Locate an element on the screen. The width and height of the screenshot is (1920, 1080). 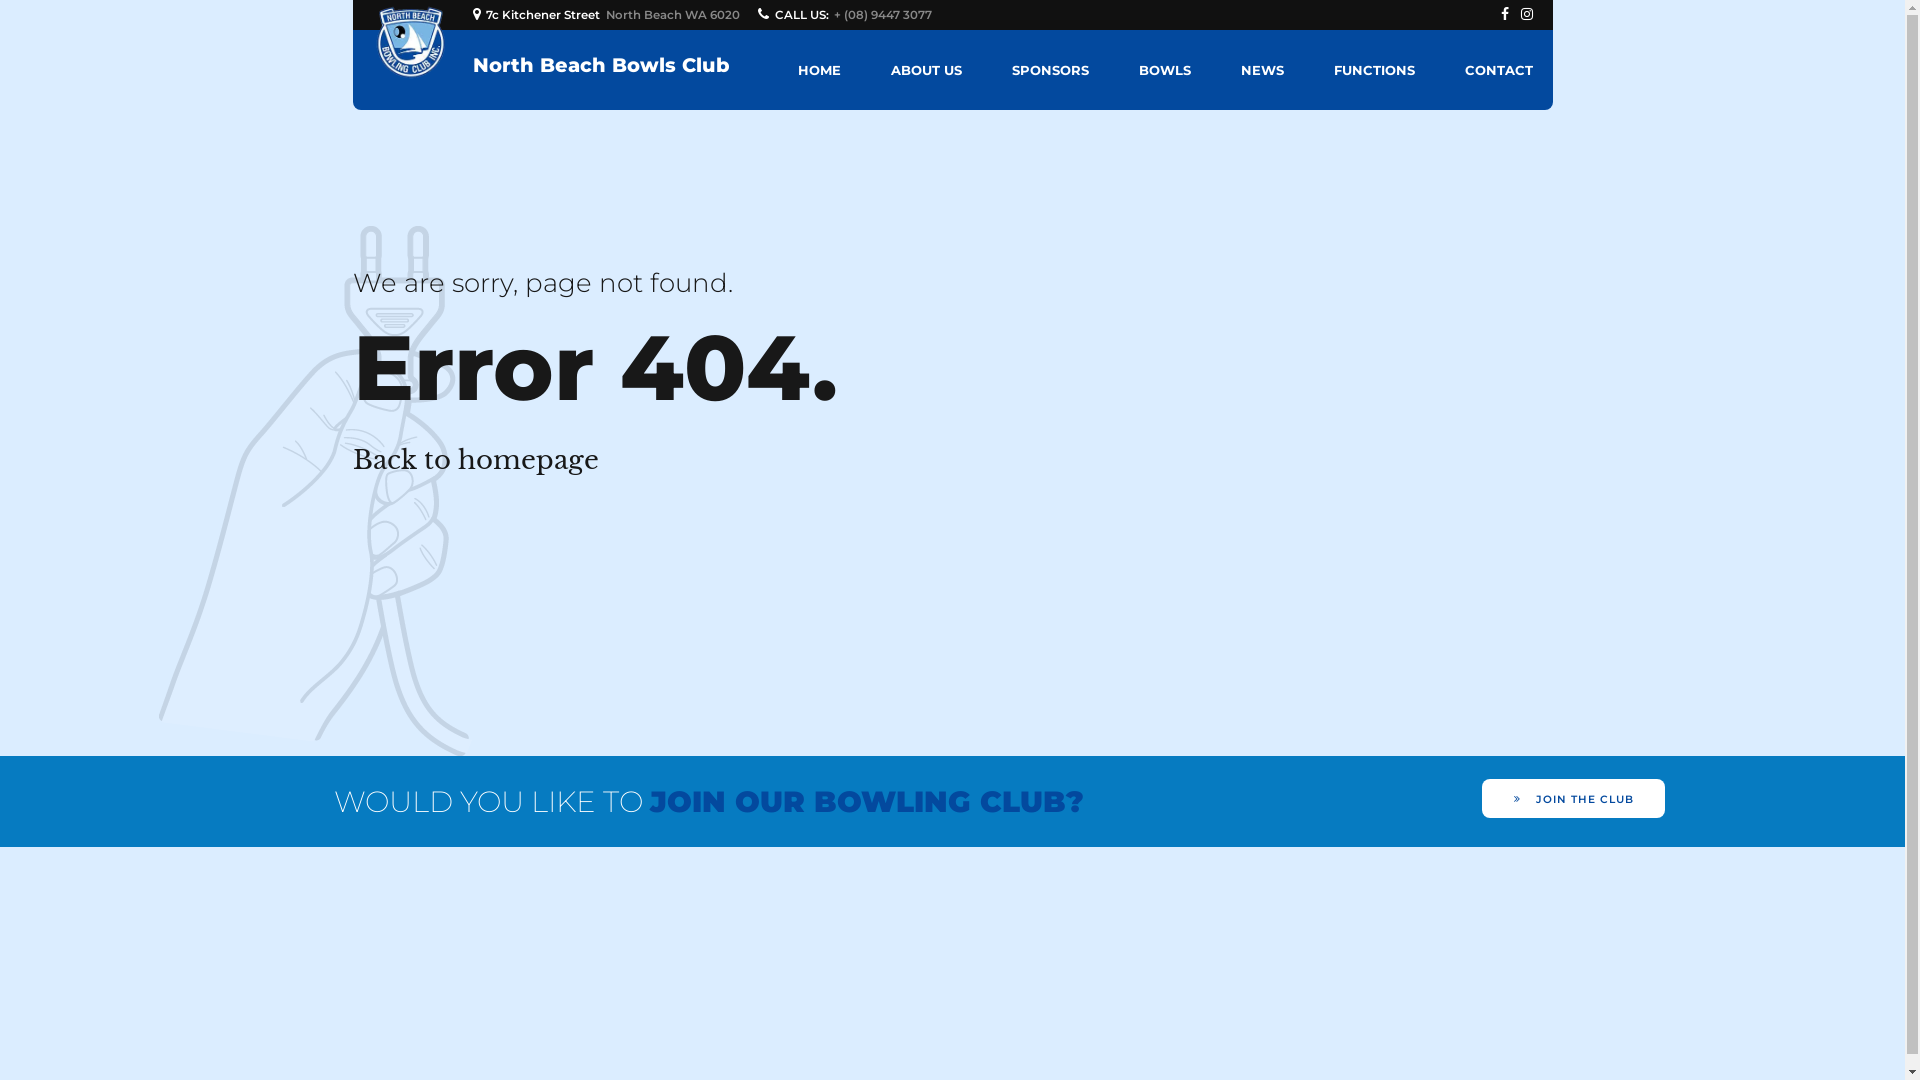
'JOIN THE CLUB' is located at coordinates (1482, 797).